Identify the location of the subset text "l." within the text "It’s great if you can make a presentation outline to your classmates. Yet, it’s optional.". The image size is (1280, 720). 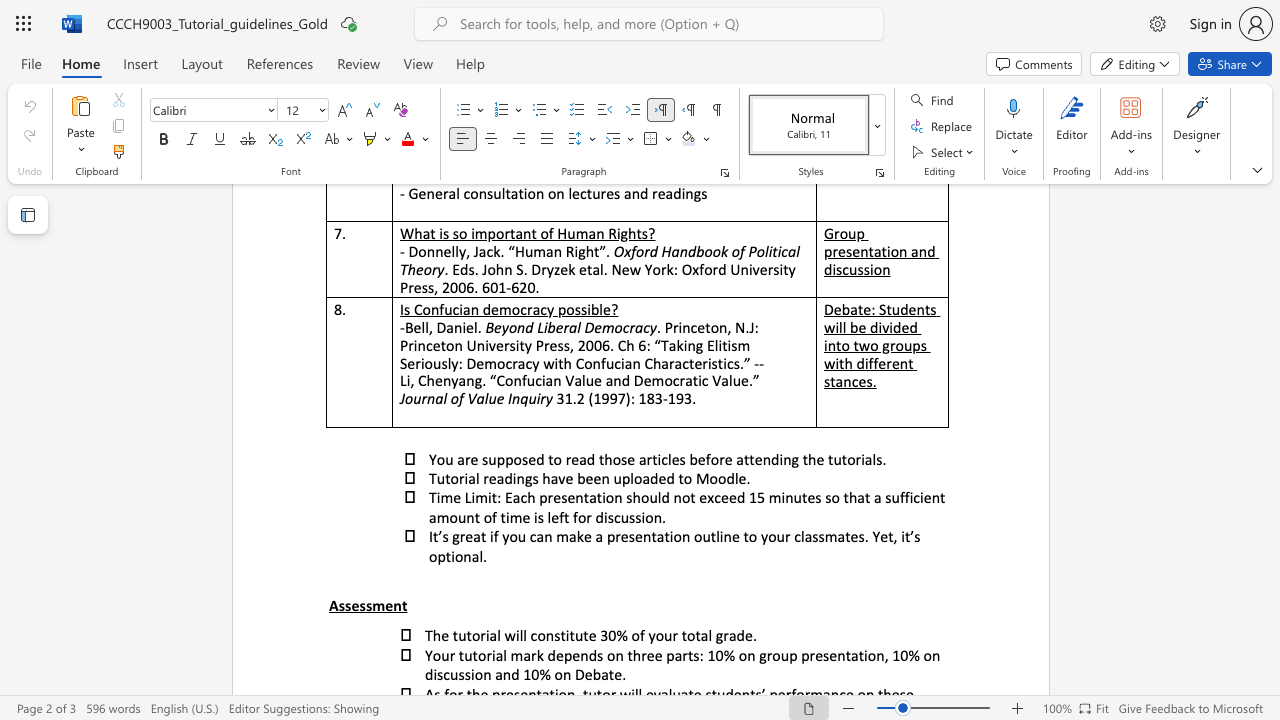
(478, 556).